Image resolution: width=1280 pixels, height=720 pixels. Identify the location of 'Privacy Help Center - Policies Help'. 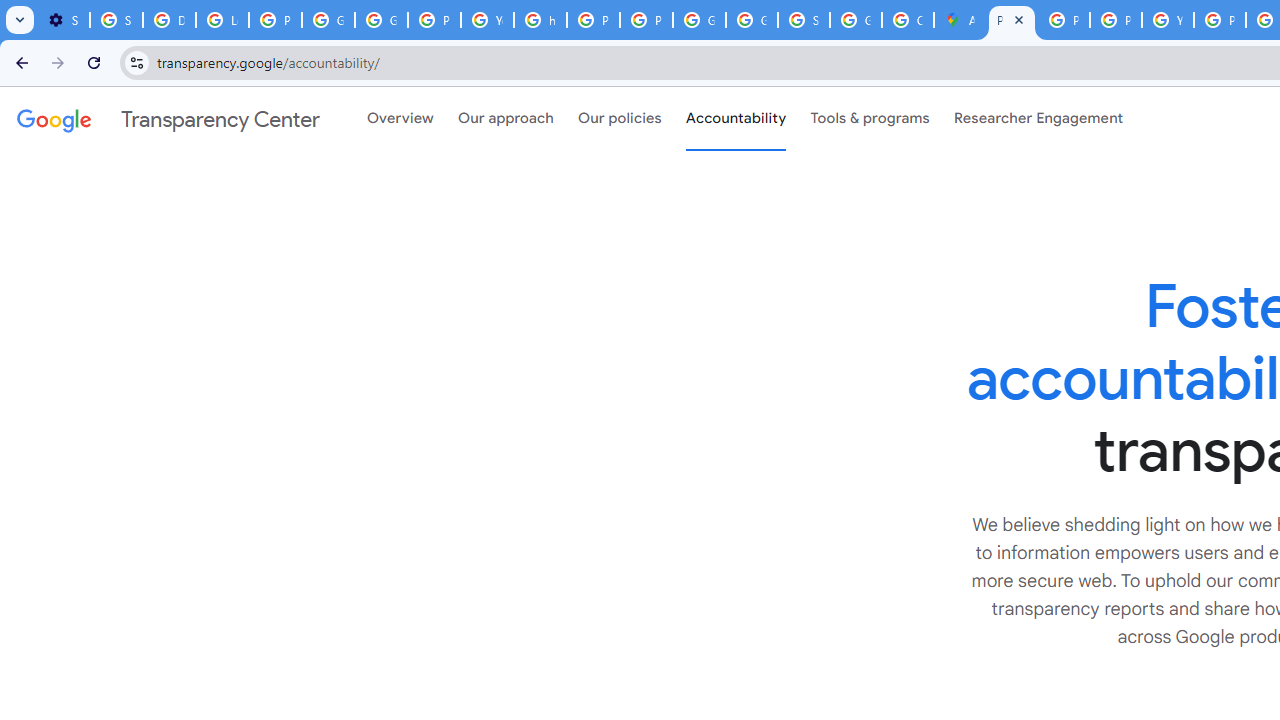
(1063, 20).